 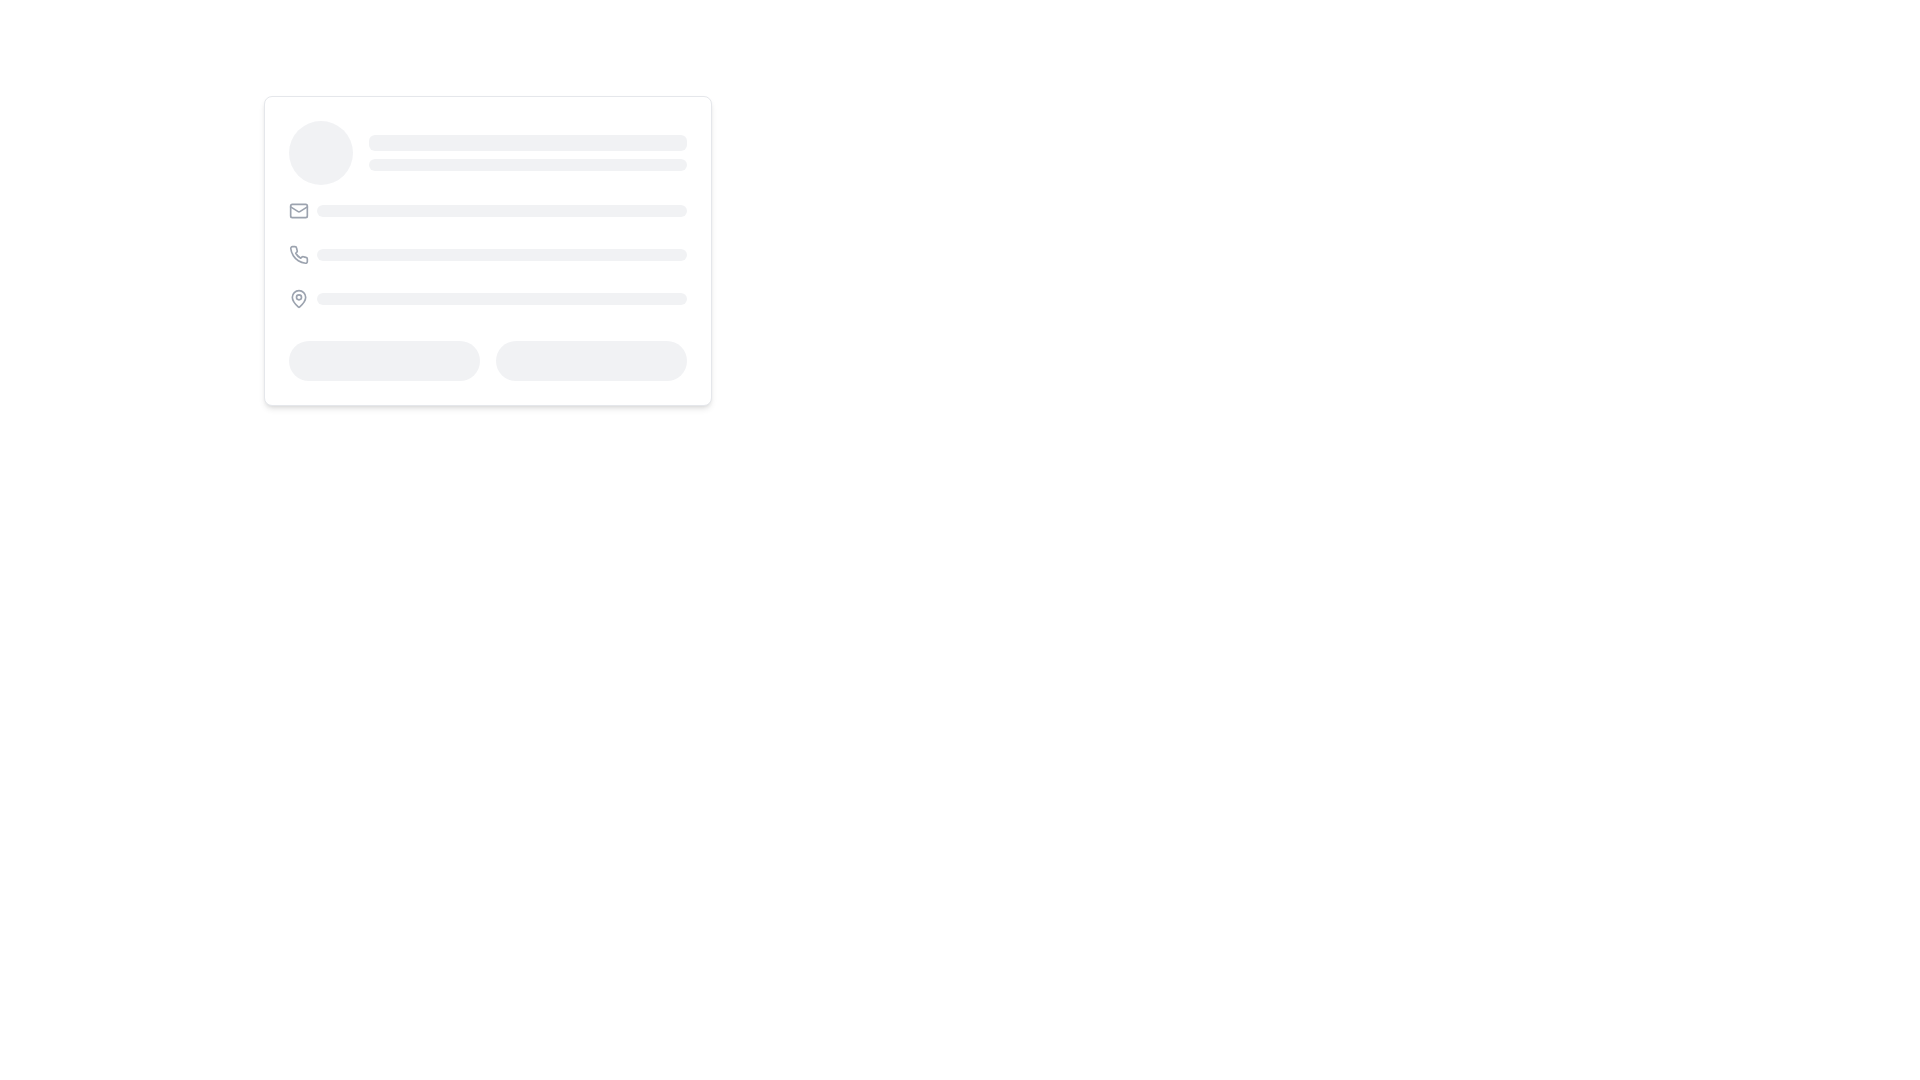 I want to click on the vertical list of skeleton placeholder rows indicating loading states for textual content, which is positioned centrally within a card layout, so click(x=488, y=253).